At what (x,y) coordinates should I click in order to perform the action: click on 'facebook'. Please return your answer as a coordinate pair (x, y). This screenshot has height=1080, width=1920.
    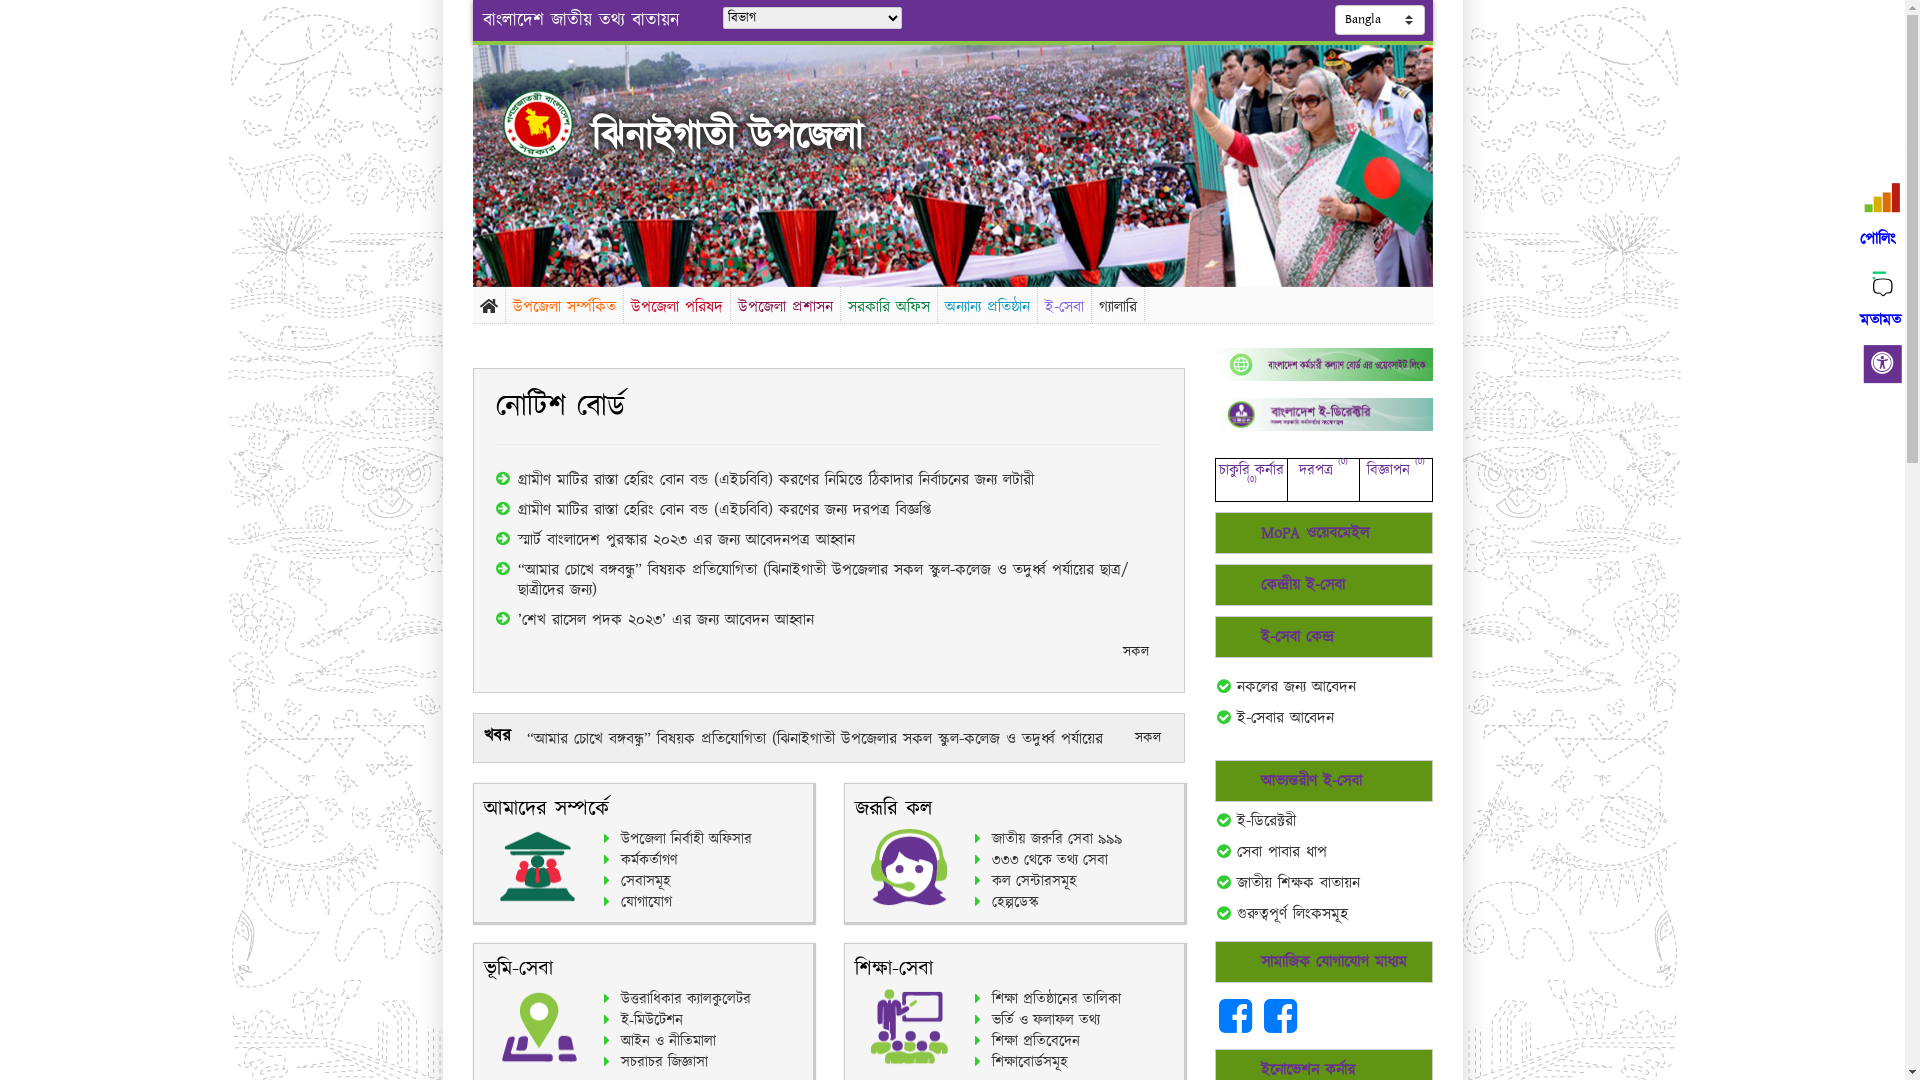
    Looking at the image, I should click on (1280, 1026).